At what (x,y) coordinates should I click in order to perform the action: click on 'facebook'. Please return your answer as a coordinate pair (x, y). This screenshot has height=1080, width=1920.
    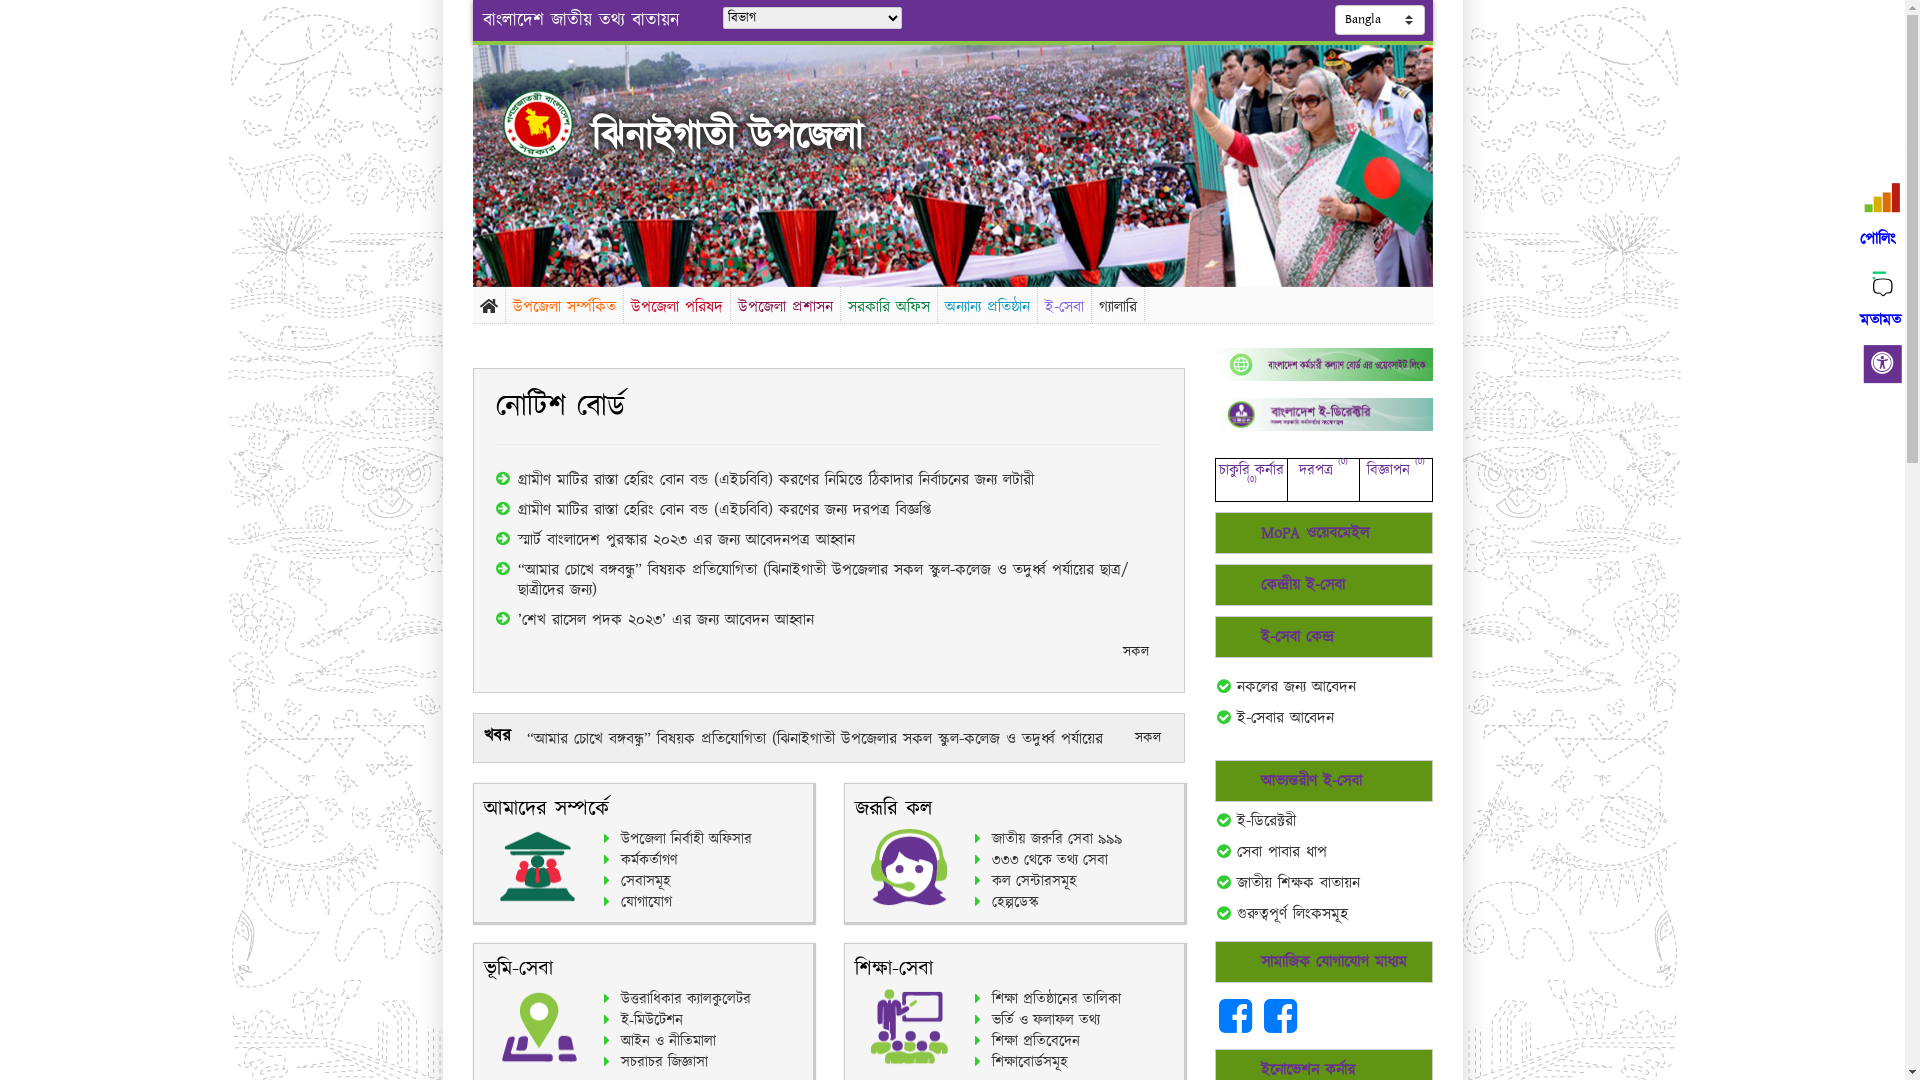
    Looking at the image, I should click on (1280, 1026).